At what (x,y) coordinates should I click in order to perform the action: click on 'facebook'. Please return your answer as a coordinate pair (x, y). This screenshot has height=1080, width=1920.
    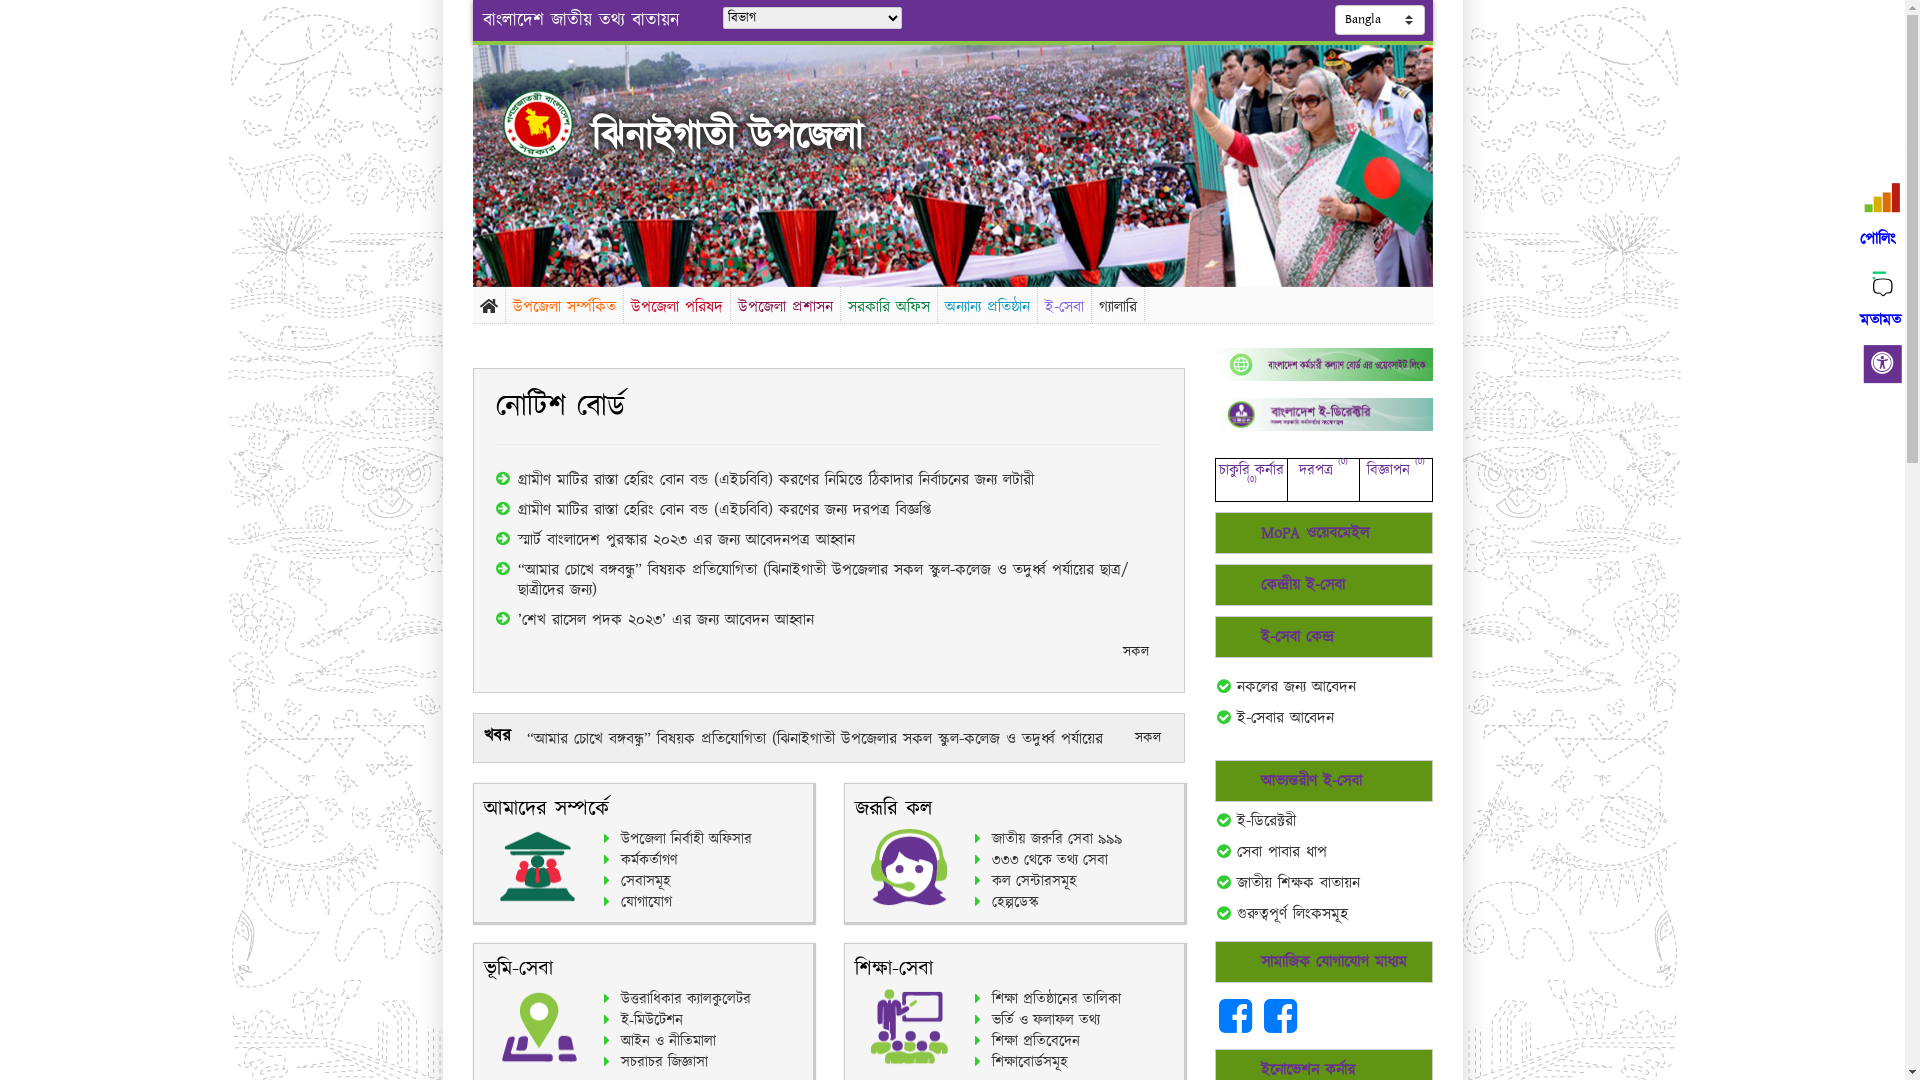
    Looking at the image, I should click on (1280, 1026).